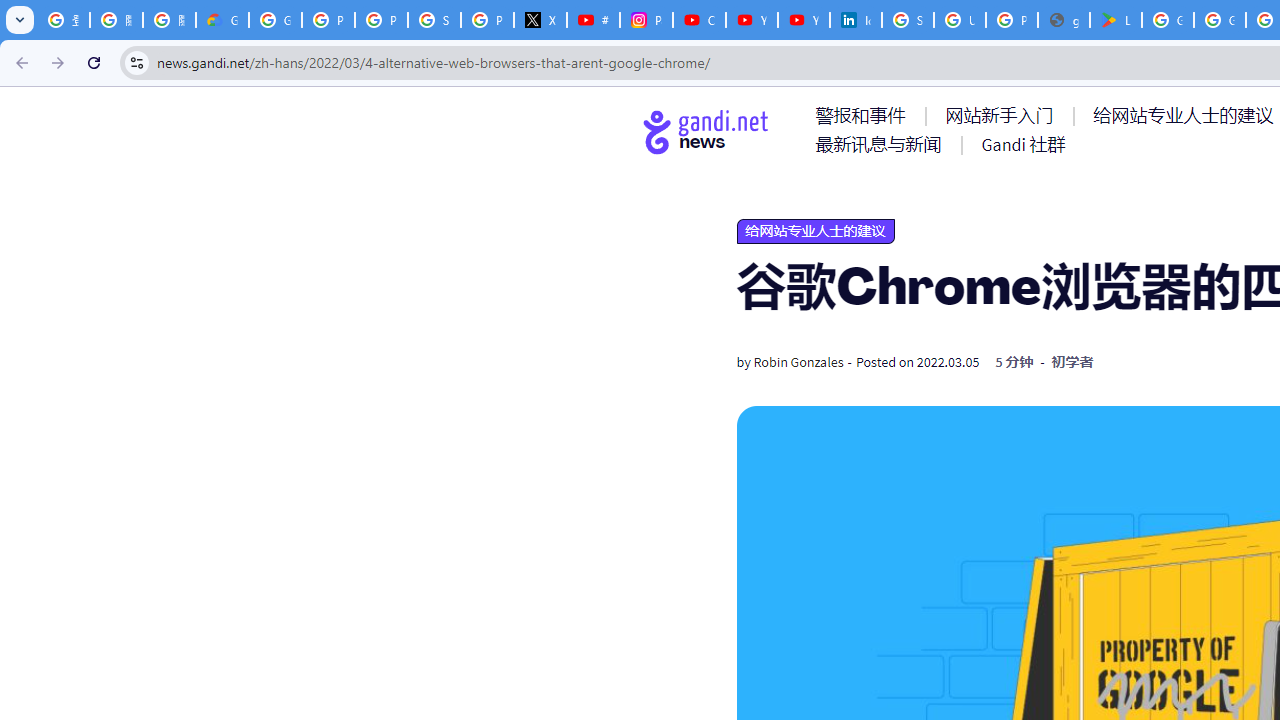 Image resolution: width=1280 pixels, height=720 pixels. Describe the element at coordinates (381, 20) in the screenshot. I see `'Privacy Help Center - Policies Help'` at that location.